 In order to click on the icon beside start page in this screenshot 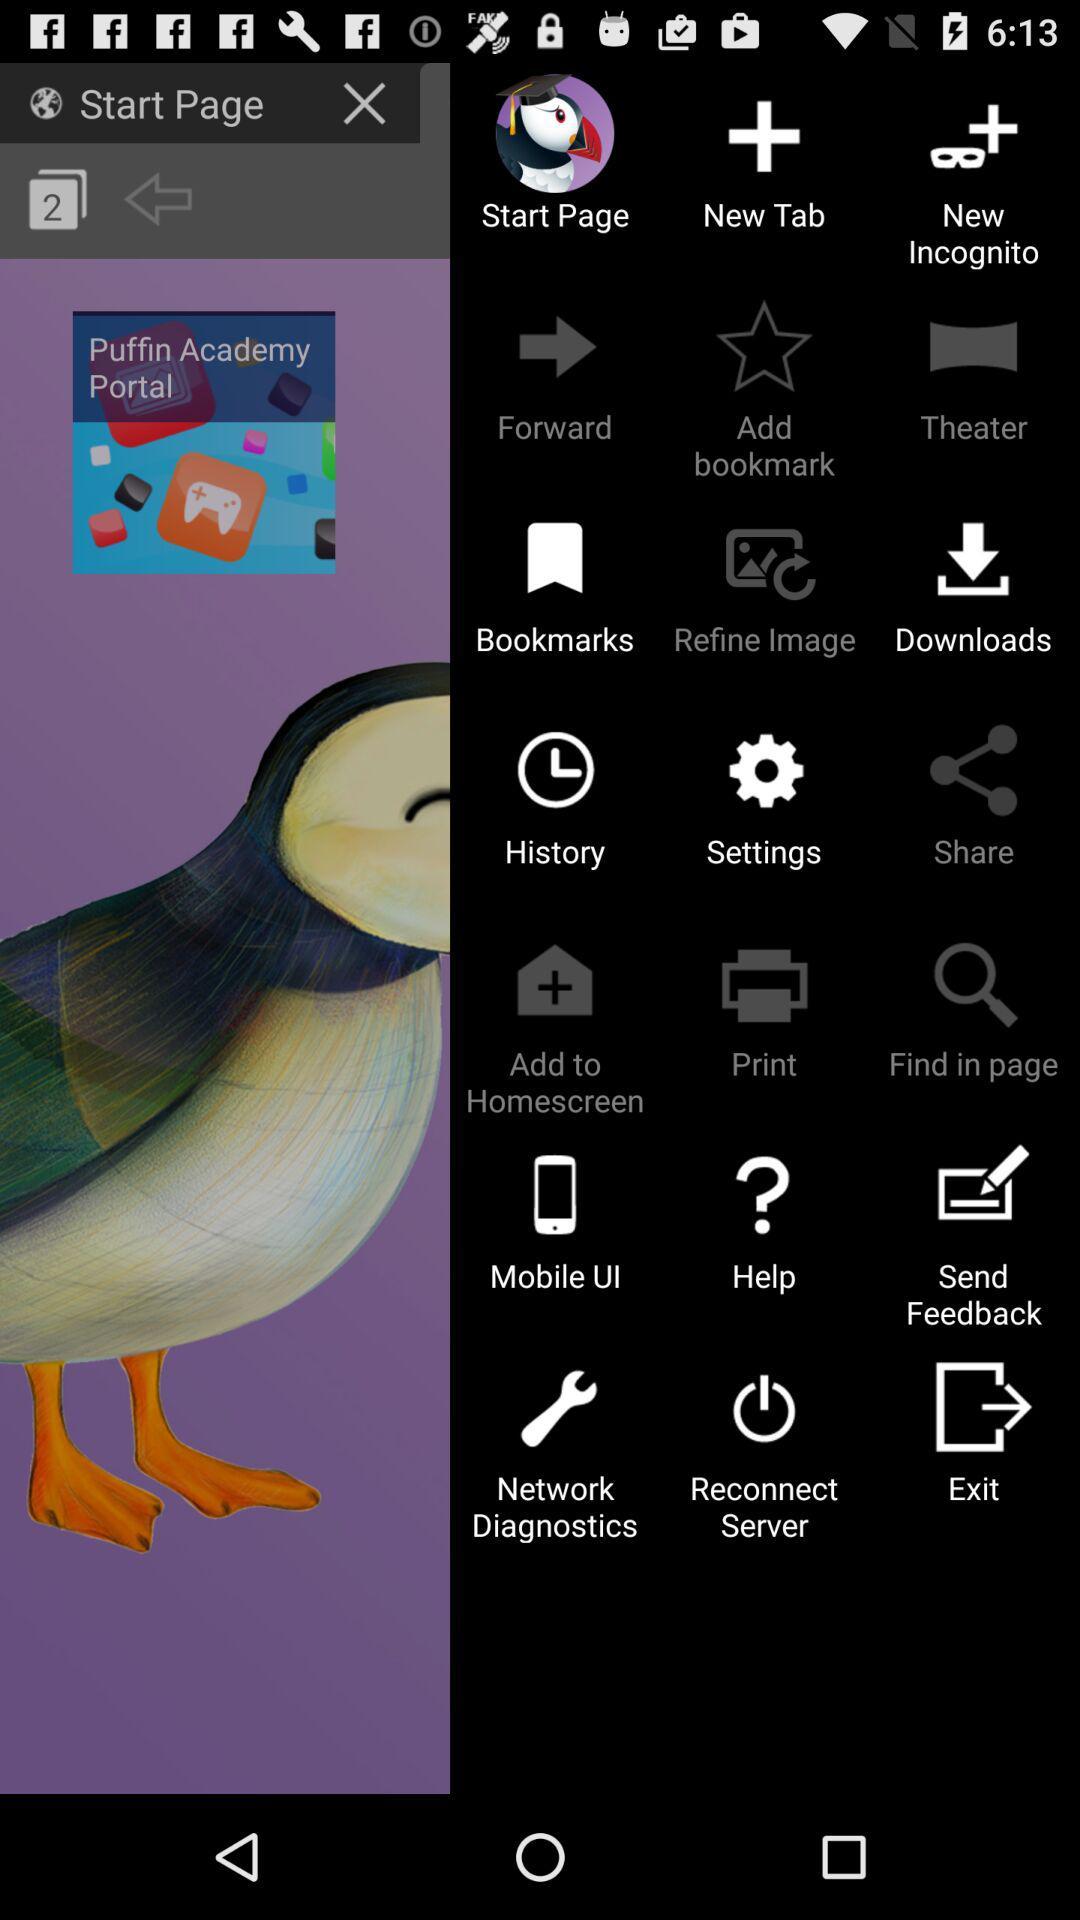, I will do `click(45, 101)`.